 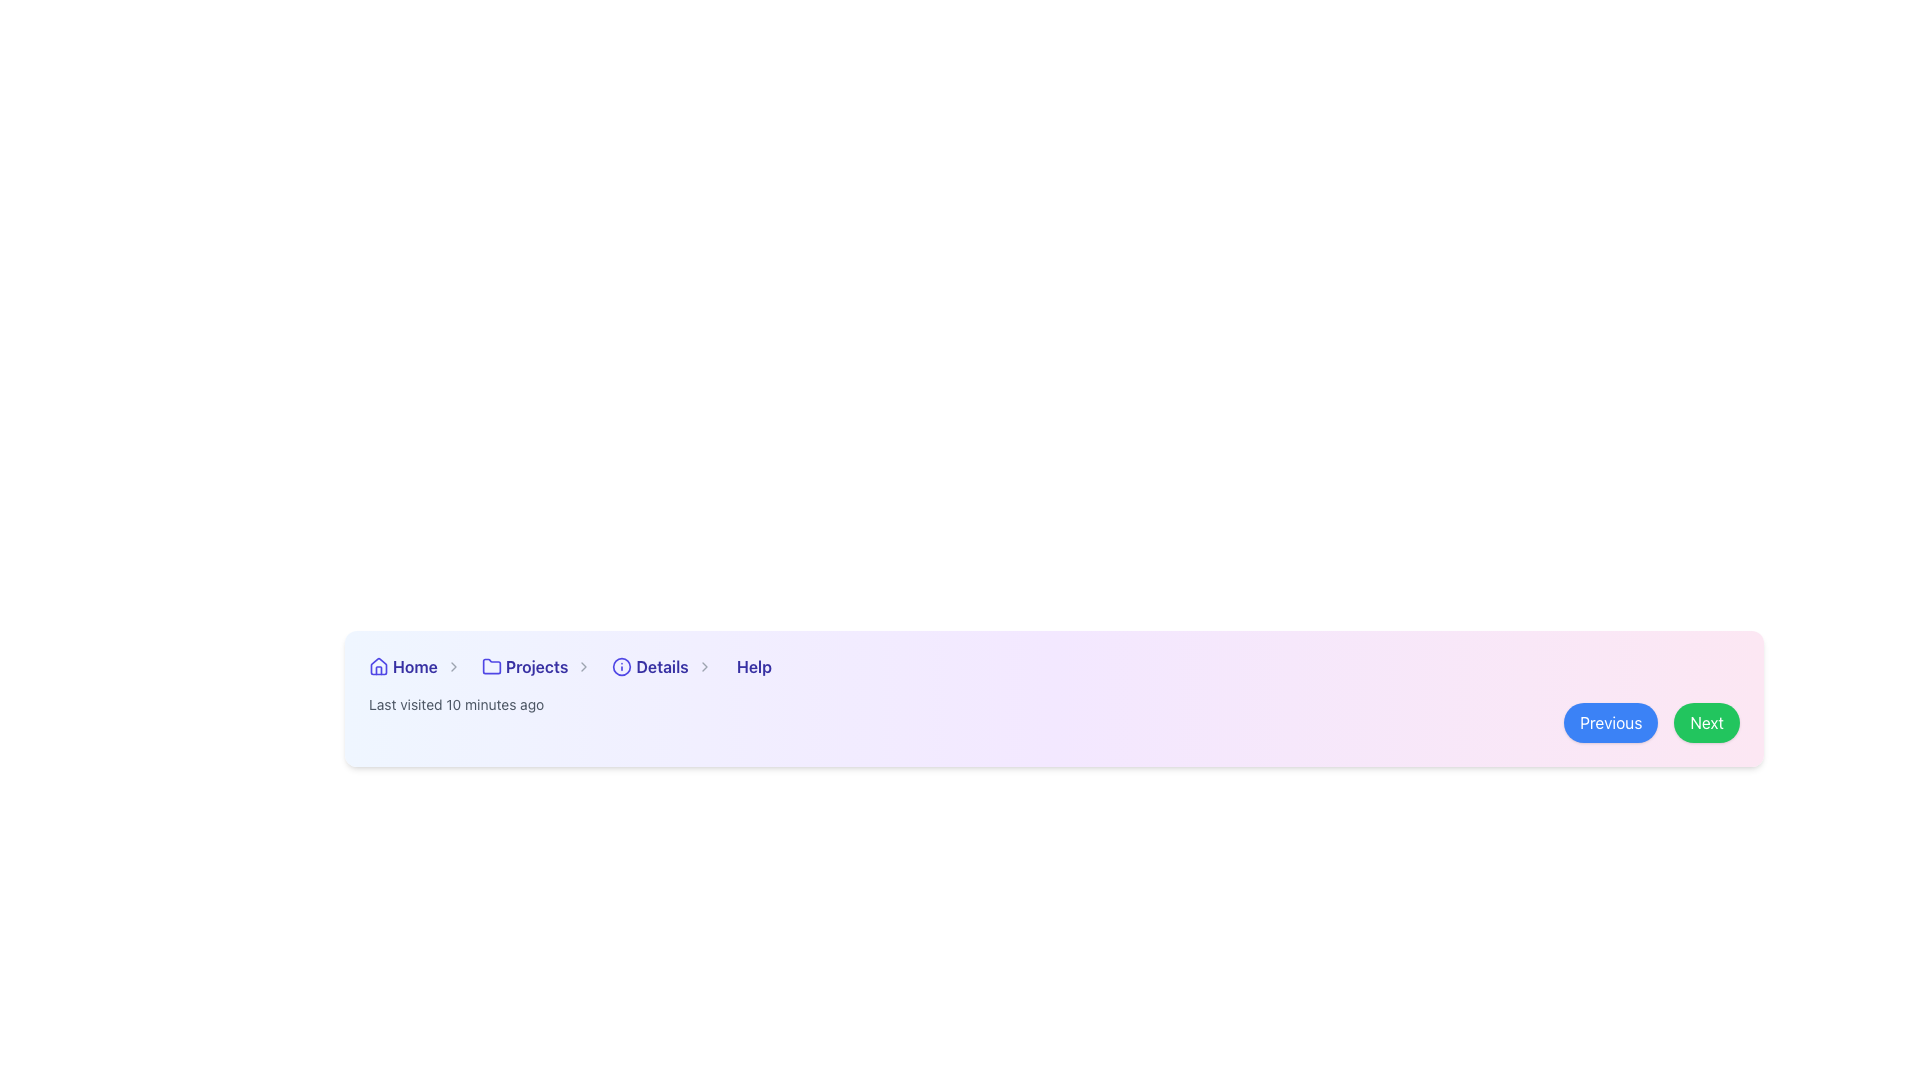 What do you see at coordinates (751, 667) in the screenshot?
I see `the 'Help' hyperlink located at the bottom of the webpage in the breadcrumb navigation bar` at bounding box center [751, 667].